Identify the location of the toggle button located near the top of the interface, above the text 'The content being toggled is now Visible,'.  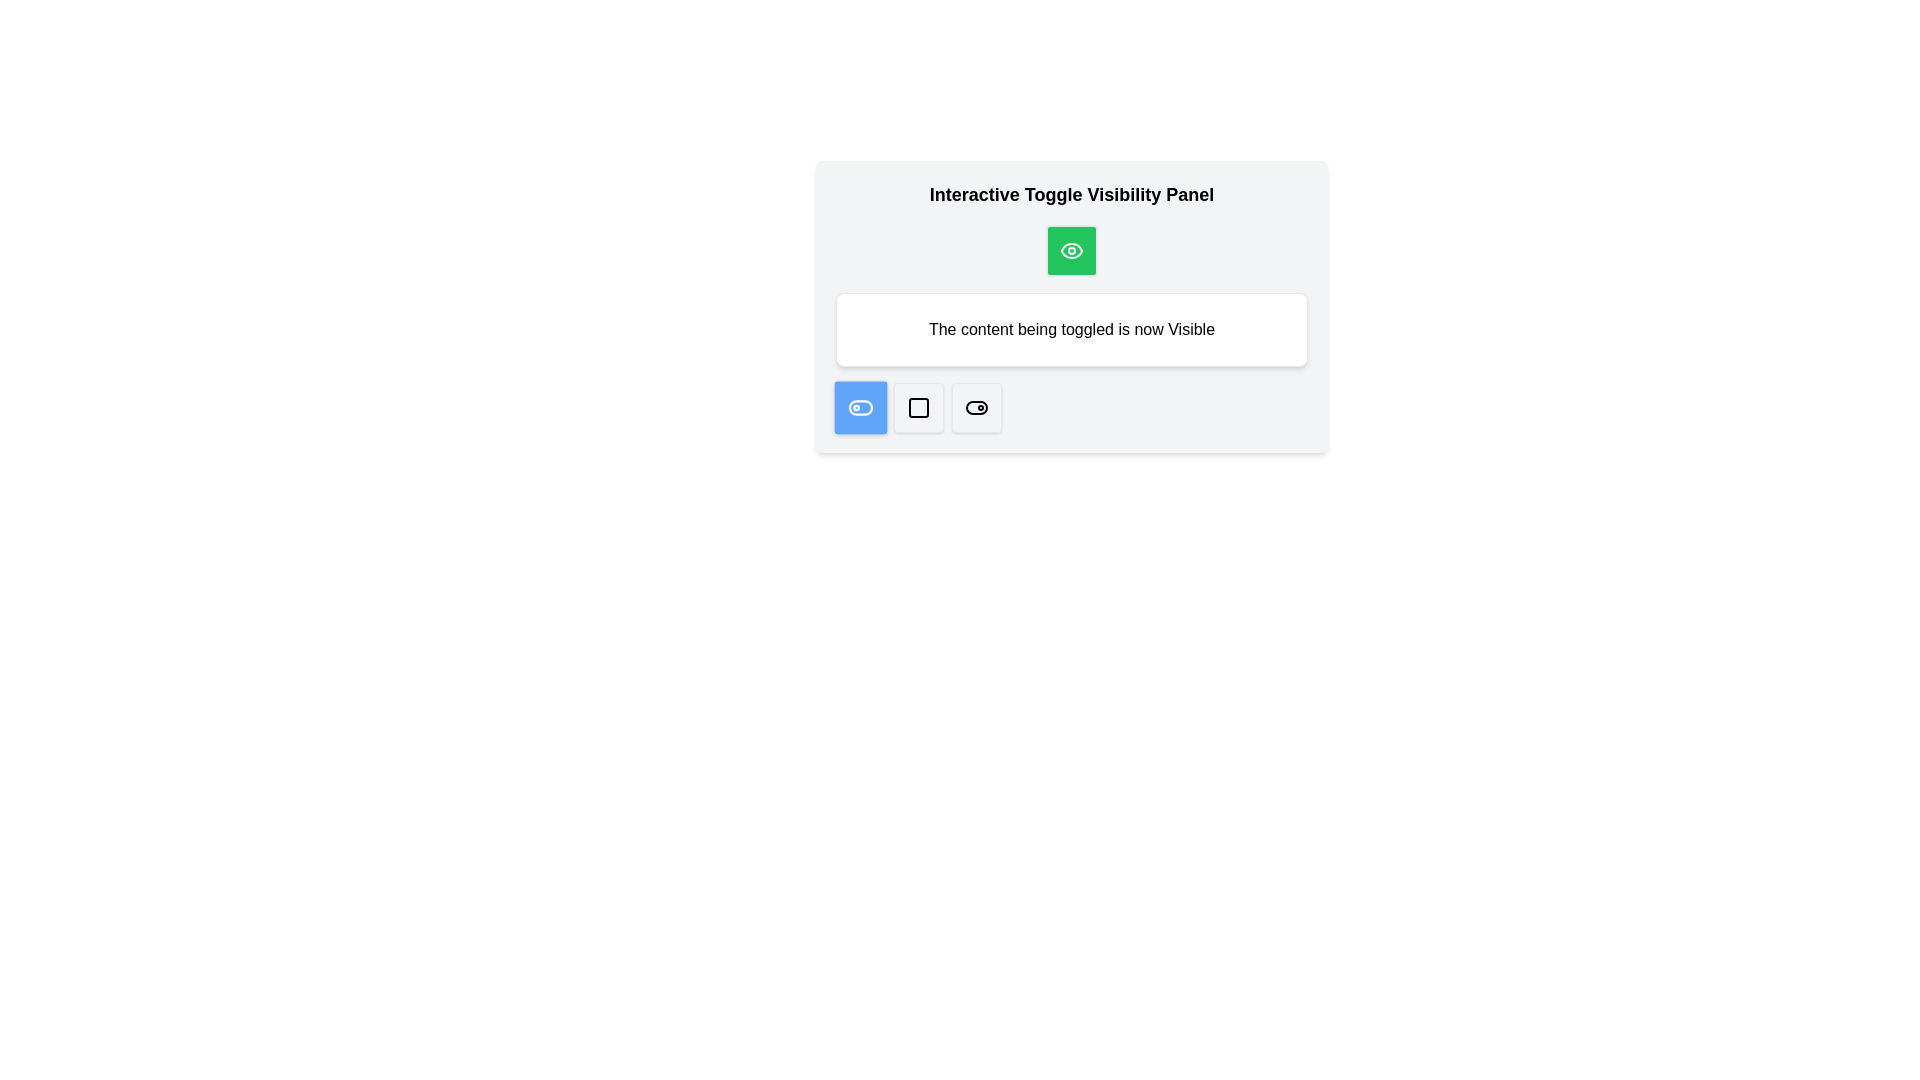
(1070, 249).